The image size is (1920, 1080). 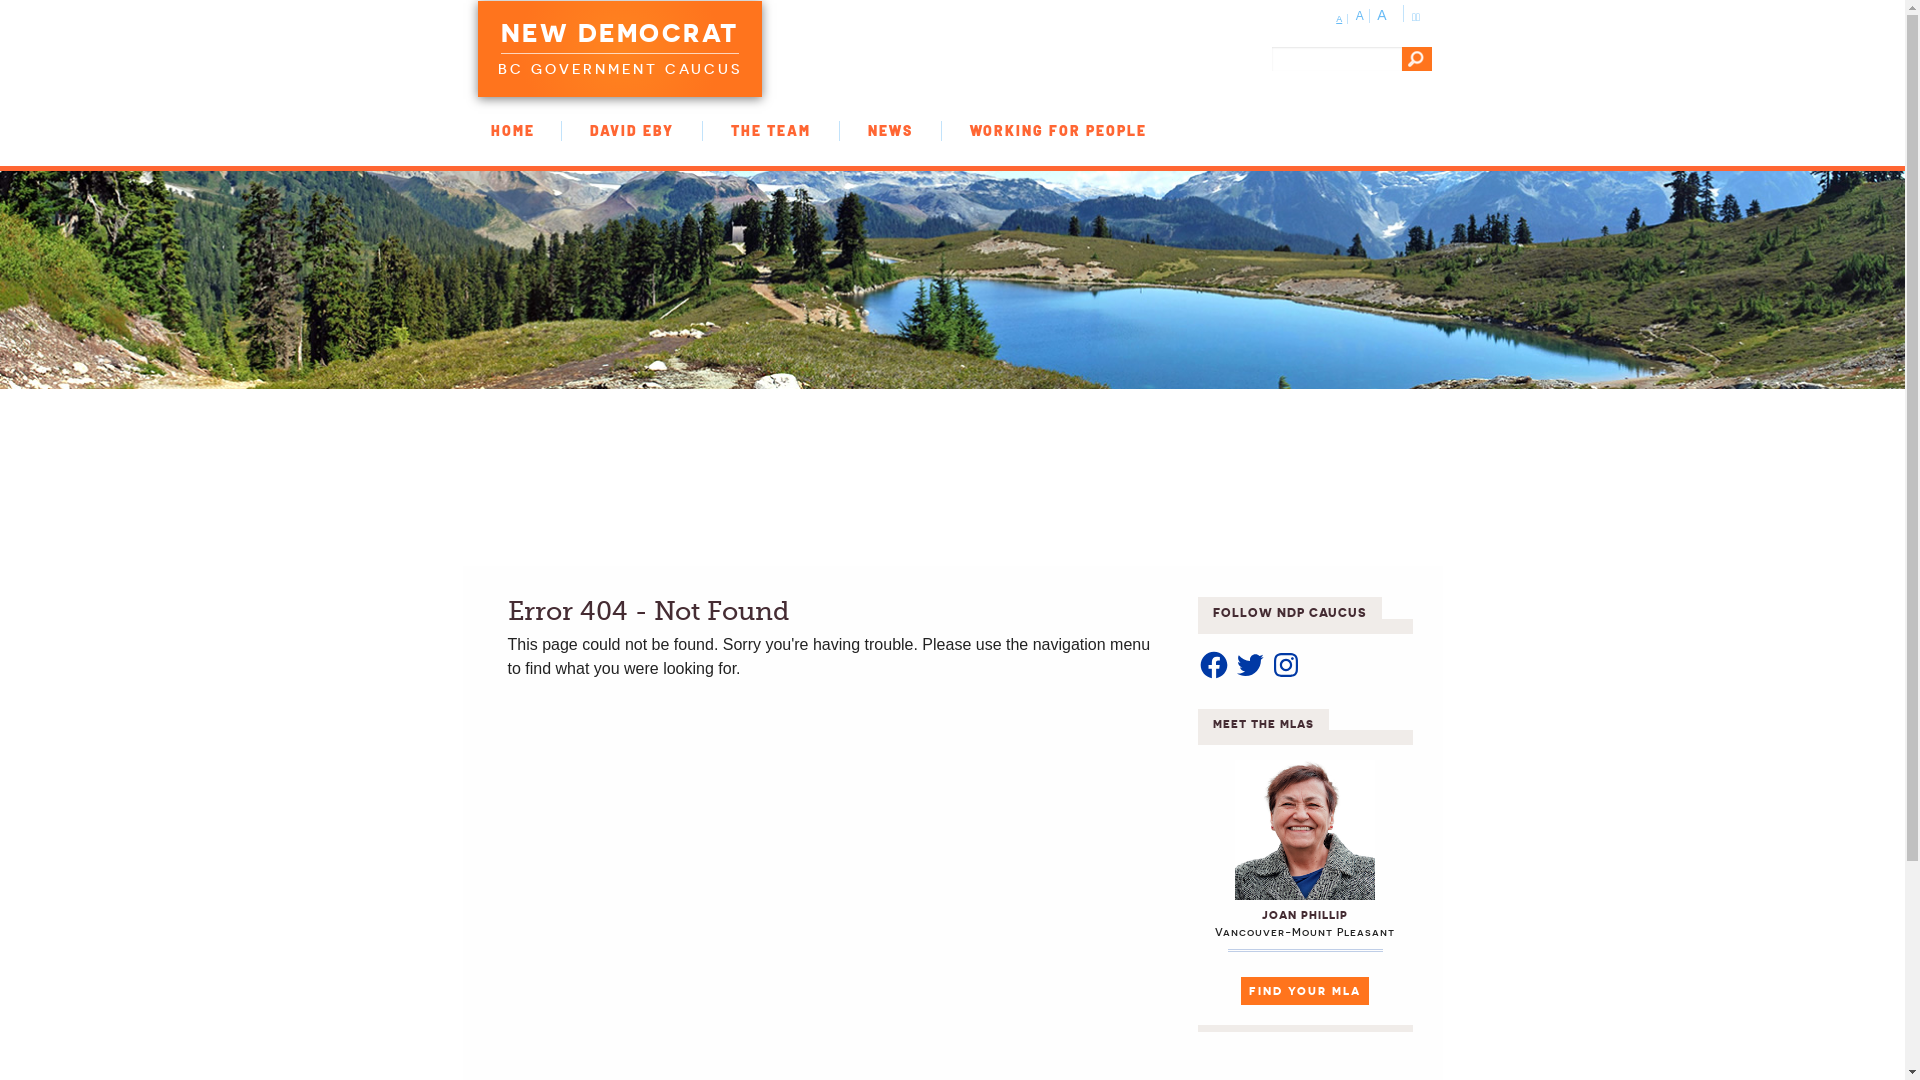 What do you see at coordinates (1240, 991) in the screenshot?
I see `'FIND YOUR MLA'` at bounding box center [1240, 991].